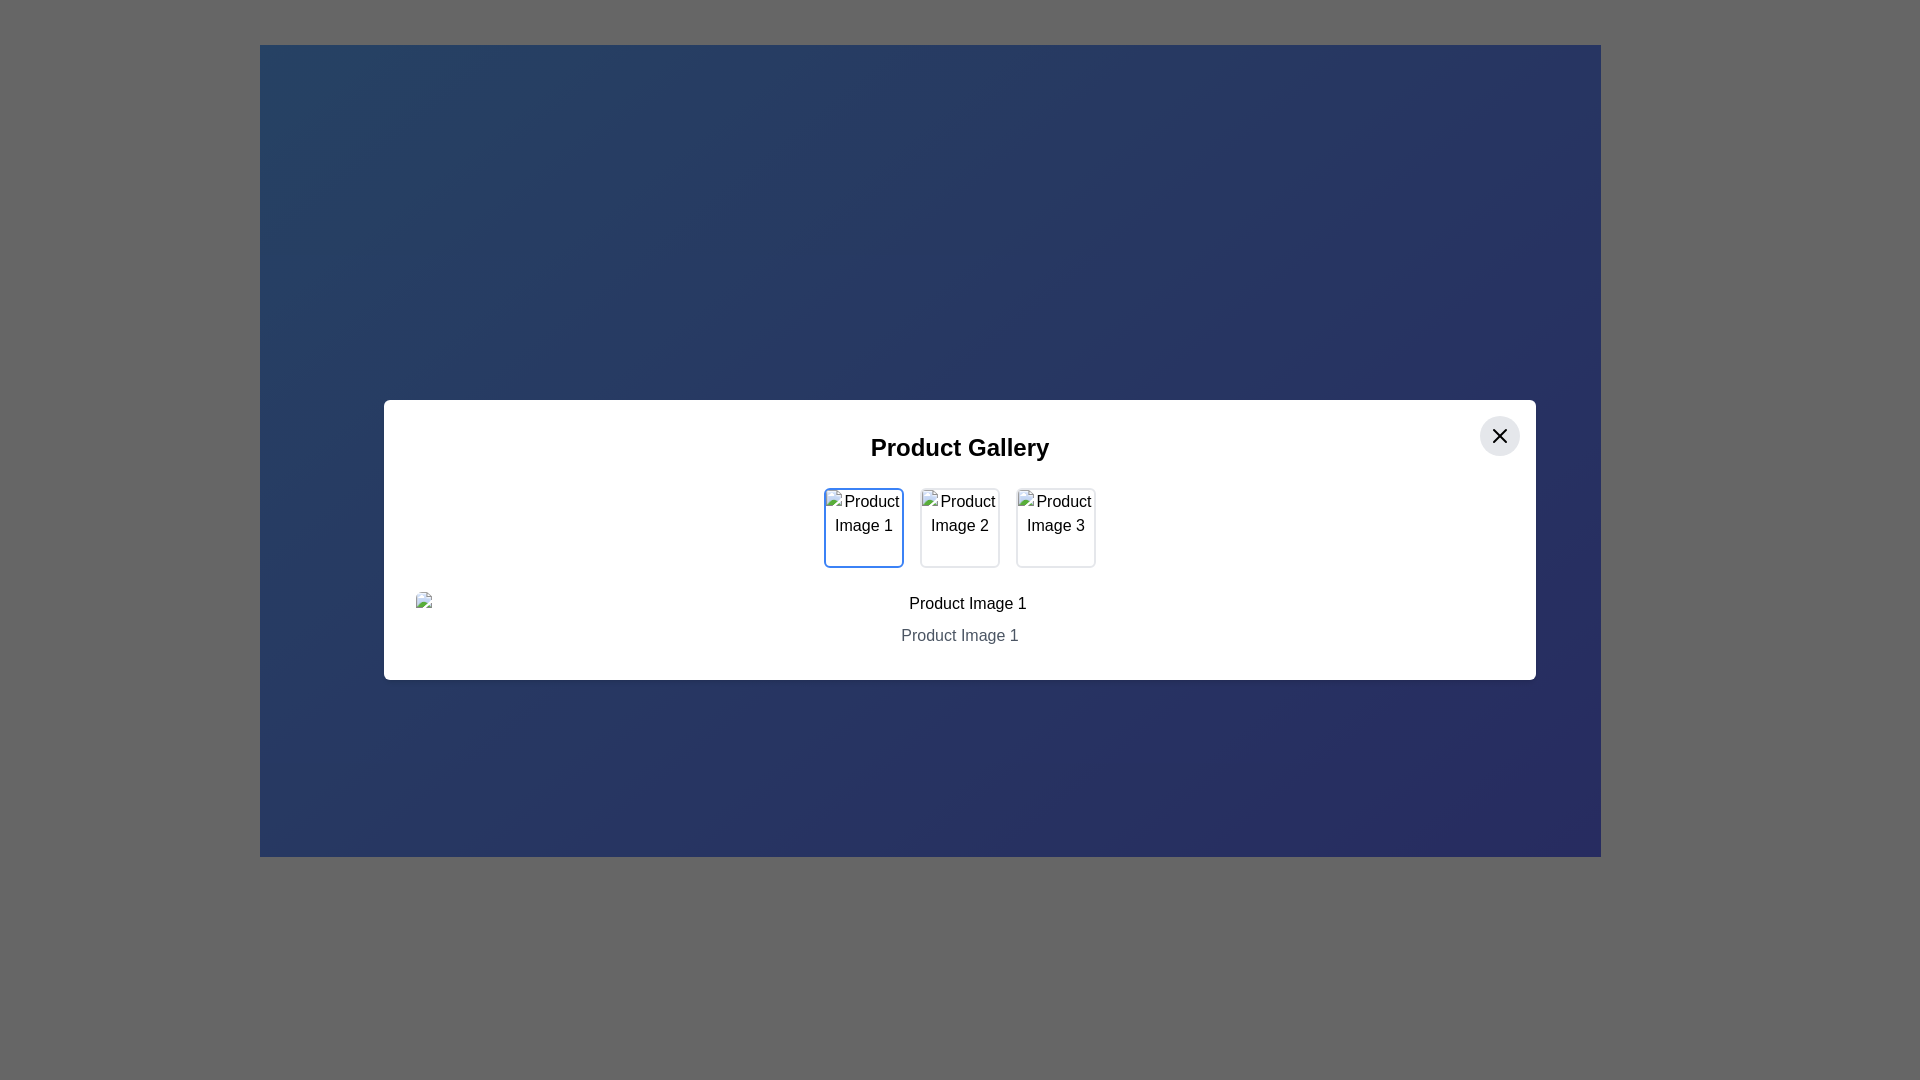 Image resolution: width=1920 pixels, height=1080 pixels. What do you see at coordinates (960, 619) in the screenshot?
I see `the title text displayed in the 'Product Gallery' modal dialog, located below the thumbnail images and above the bottom boundary, to interact with it` at bounding box center [960, 619].